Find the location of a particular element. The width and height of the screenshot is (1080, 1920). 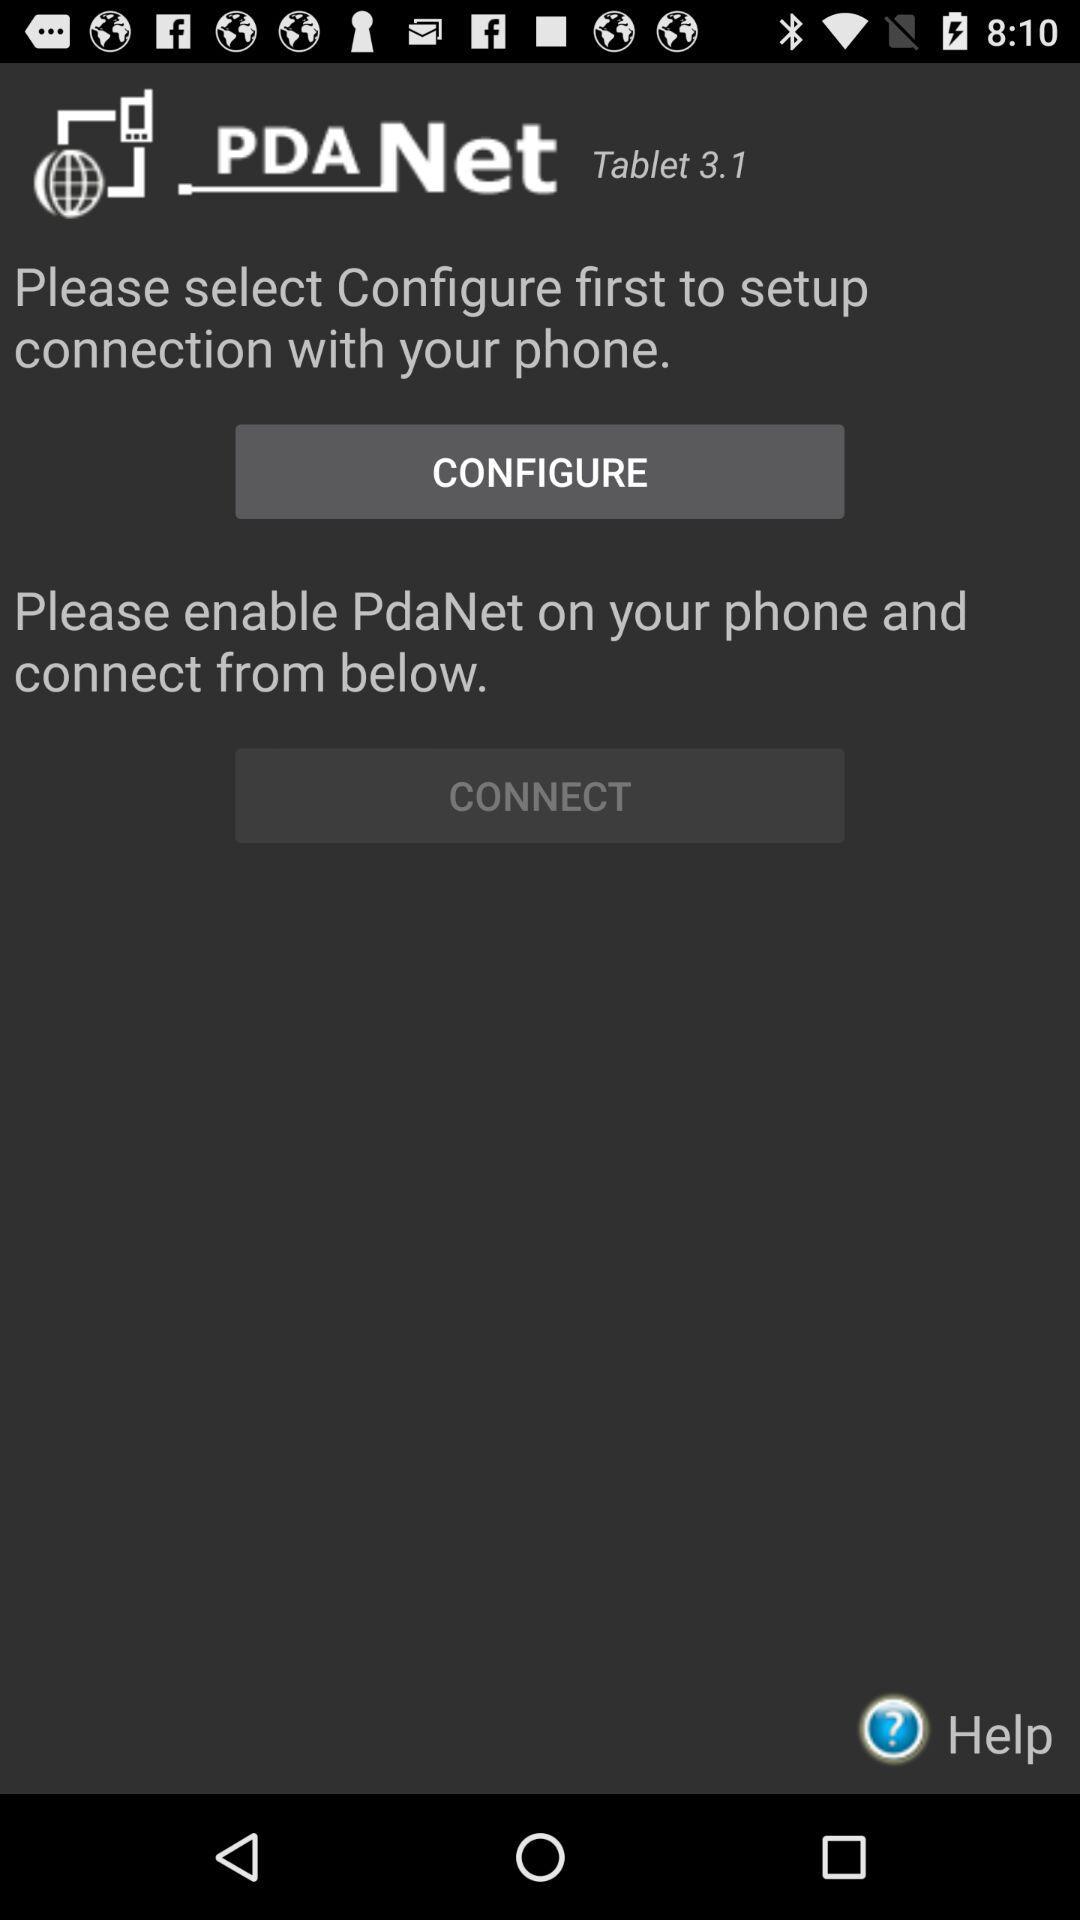

button below connect icon is located at coordinates (900, 1727).